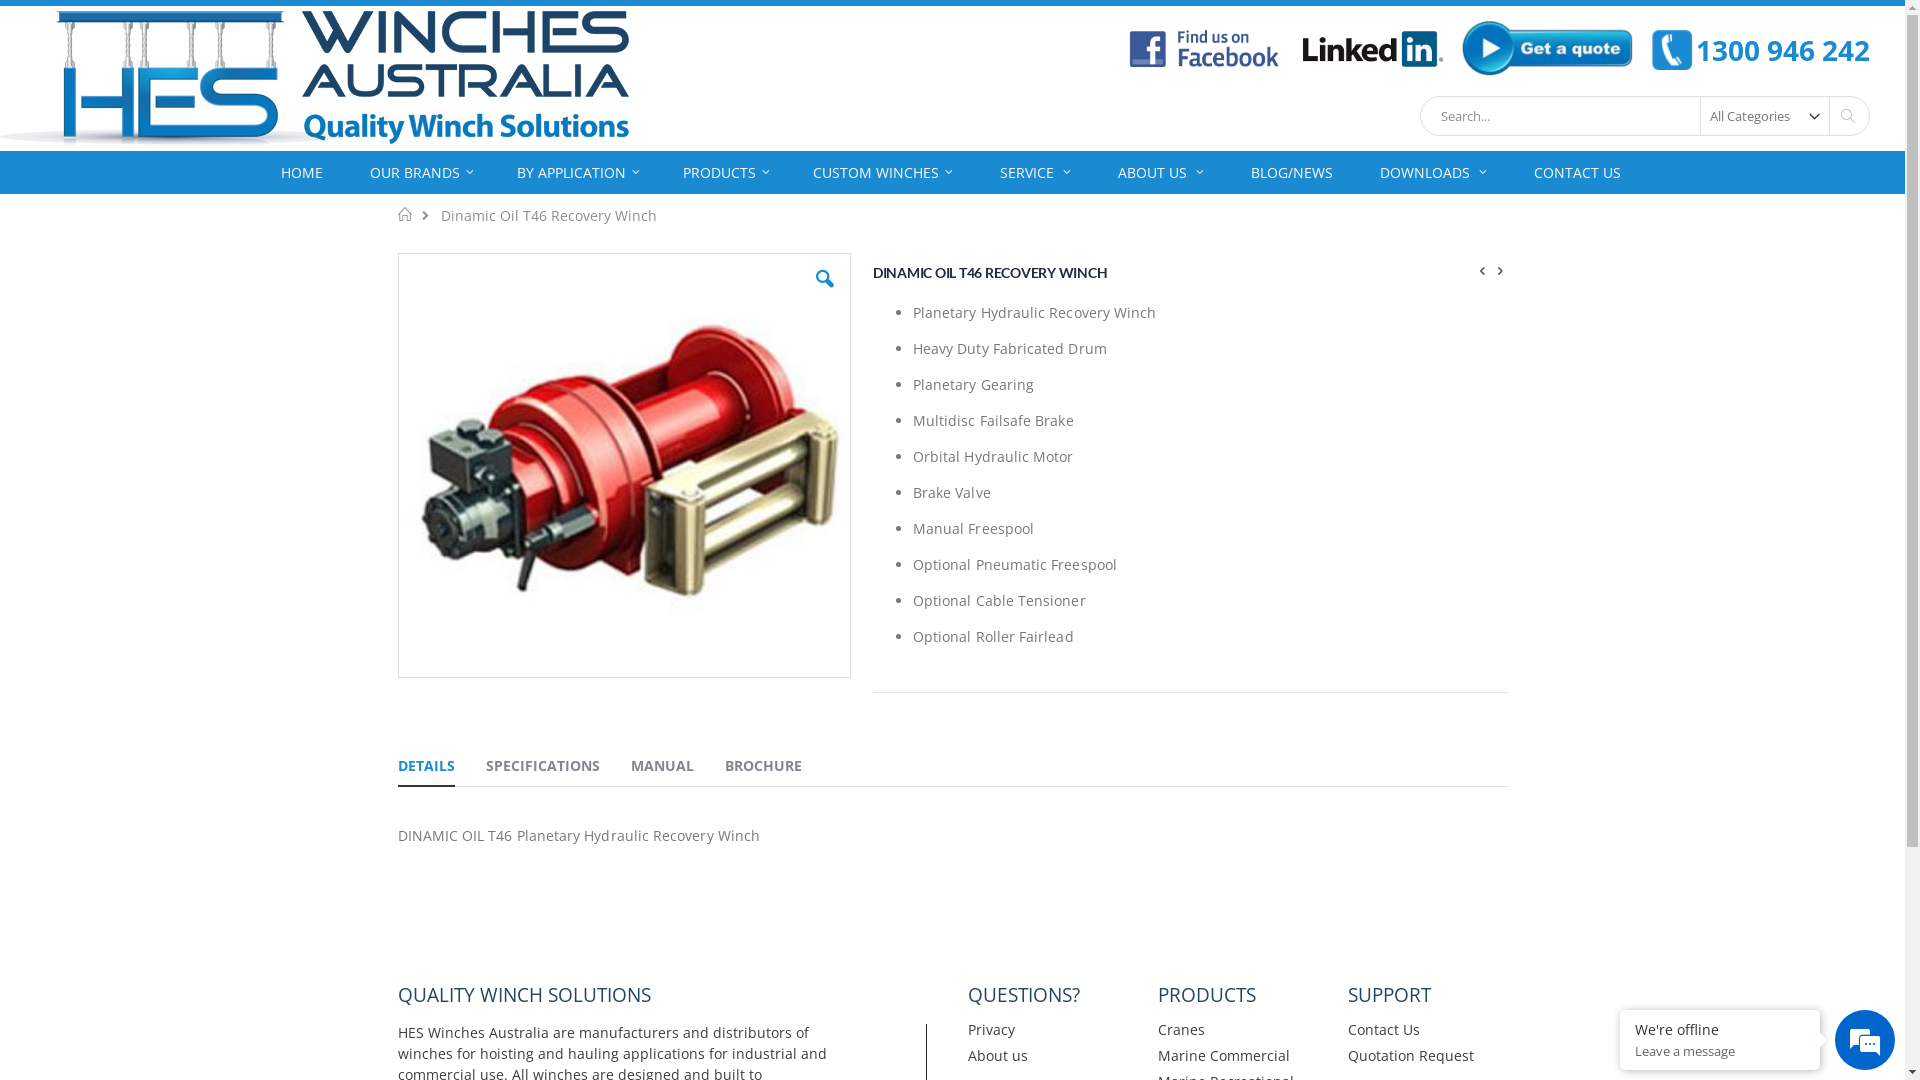 Image resolution: width=1920 pixels, height=1080 pixels. Describe the element at coordinates (1097, 171) in the screenshot. I see `'ABOUT US'` at that location.